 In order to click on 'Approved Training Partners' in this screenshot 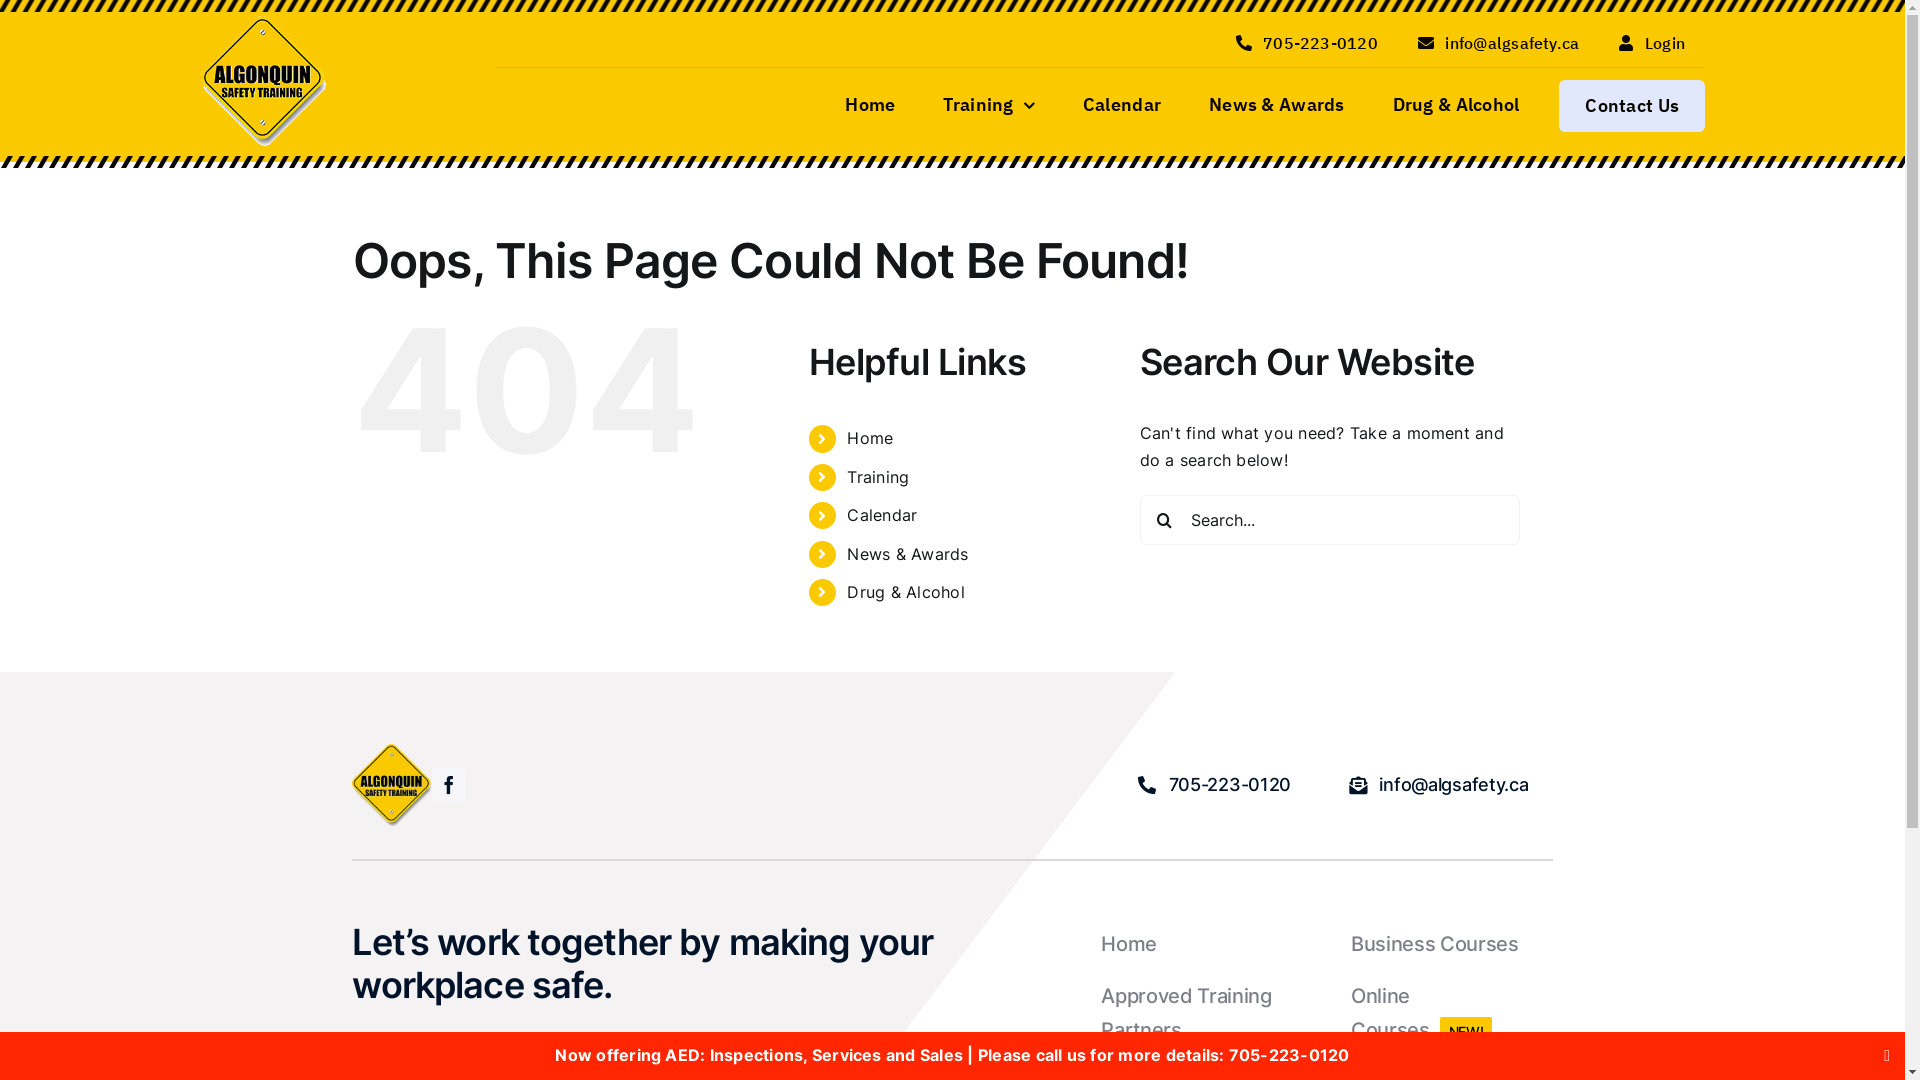, I will do `click(1099, 1014)`.